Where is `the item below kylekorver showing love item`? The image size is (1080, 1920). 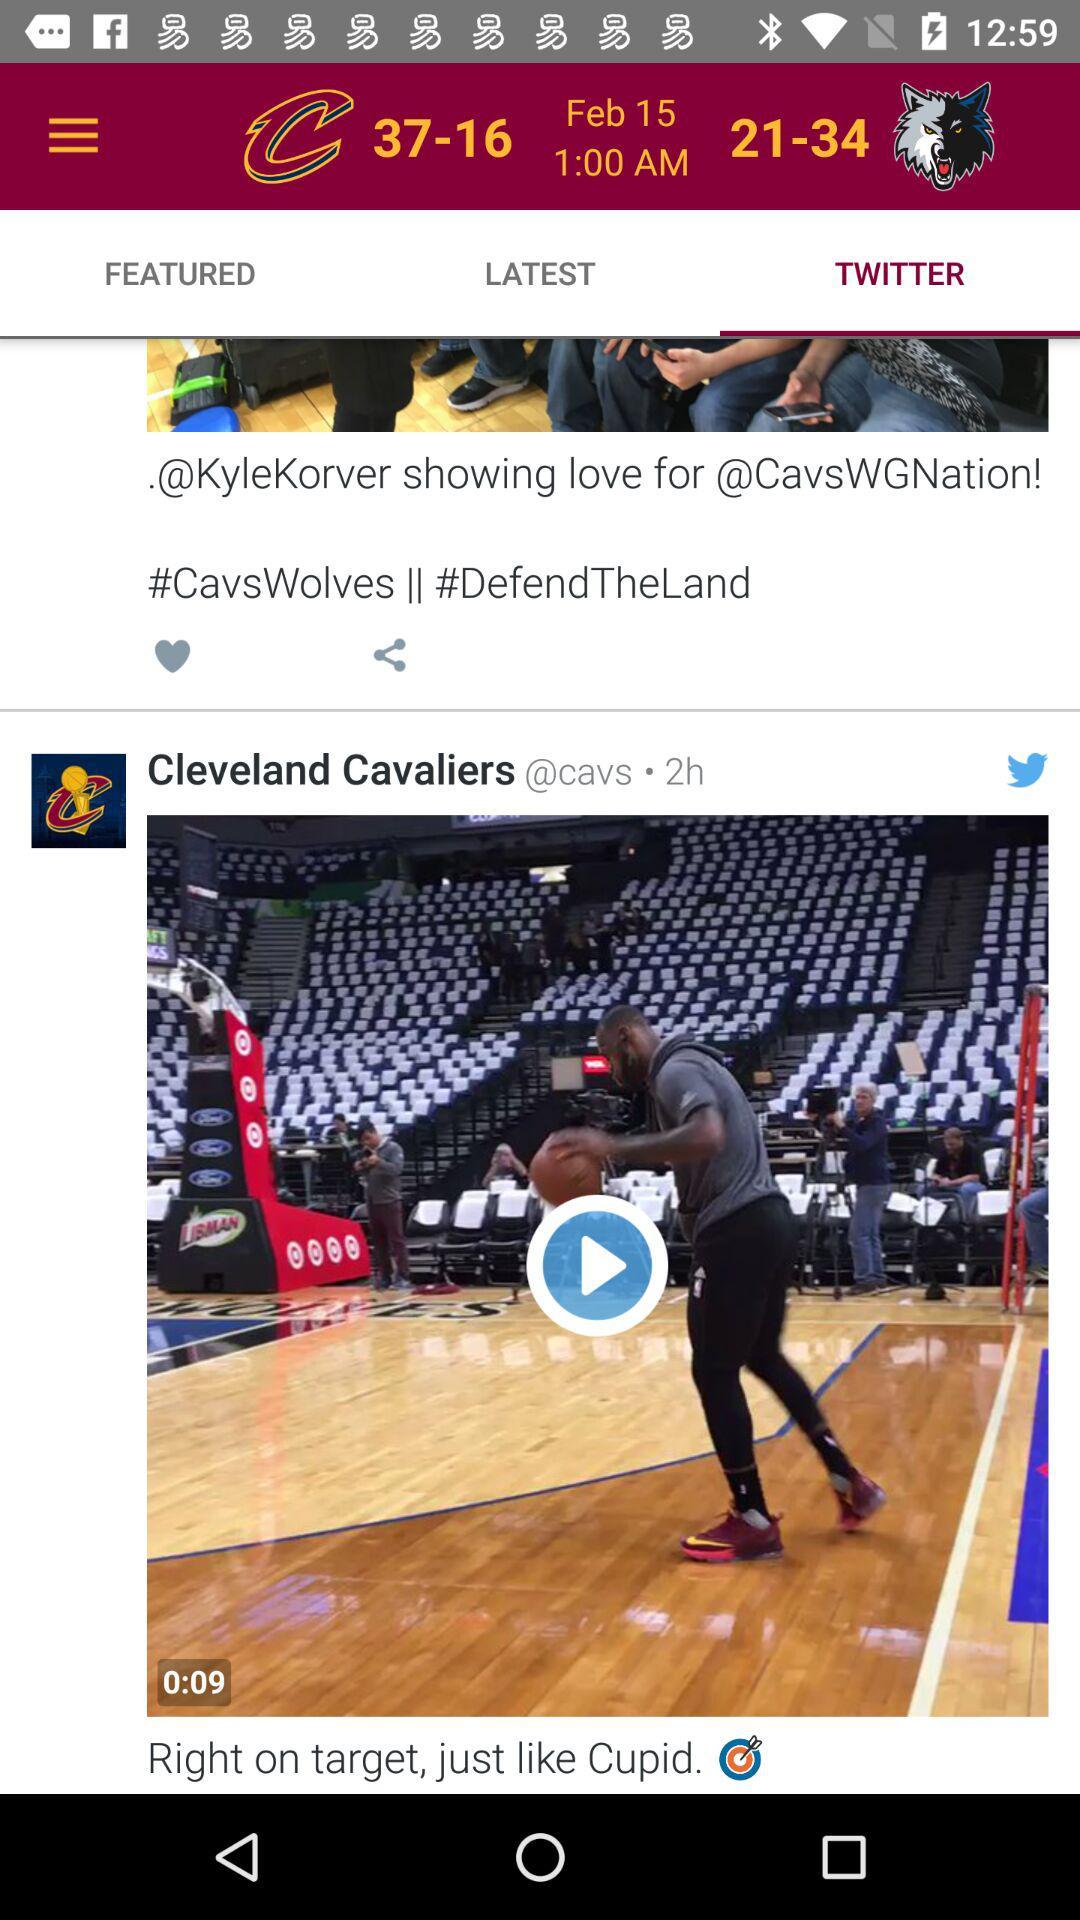
the item below kylekorver showing love item is located at coordinates (171, 659).